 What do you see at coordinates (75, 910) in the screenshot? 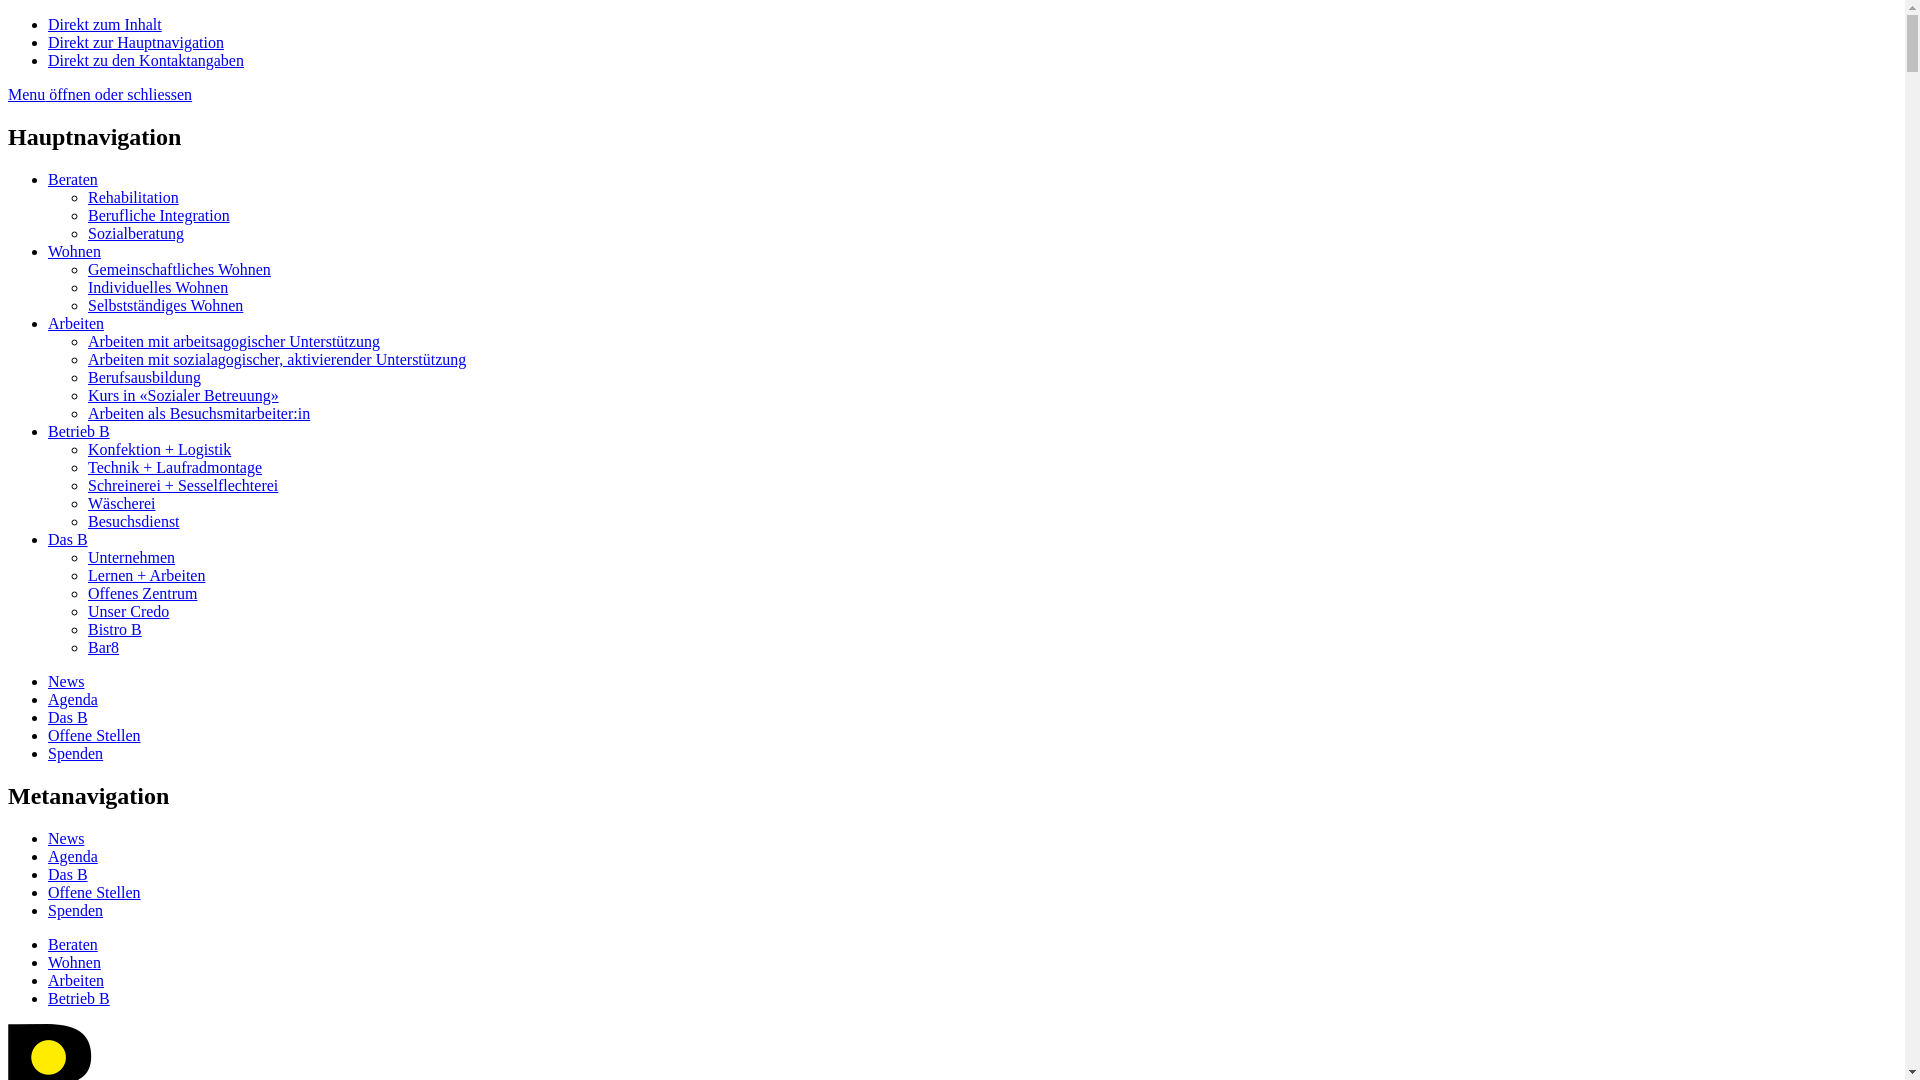
I see `'Spenden'` at bounding box center [75, 910].